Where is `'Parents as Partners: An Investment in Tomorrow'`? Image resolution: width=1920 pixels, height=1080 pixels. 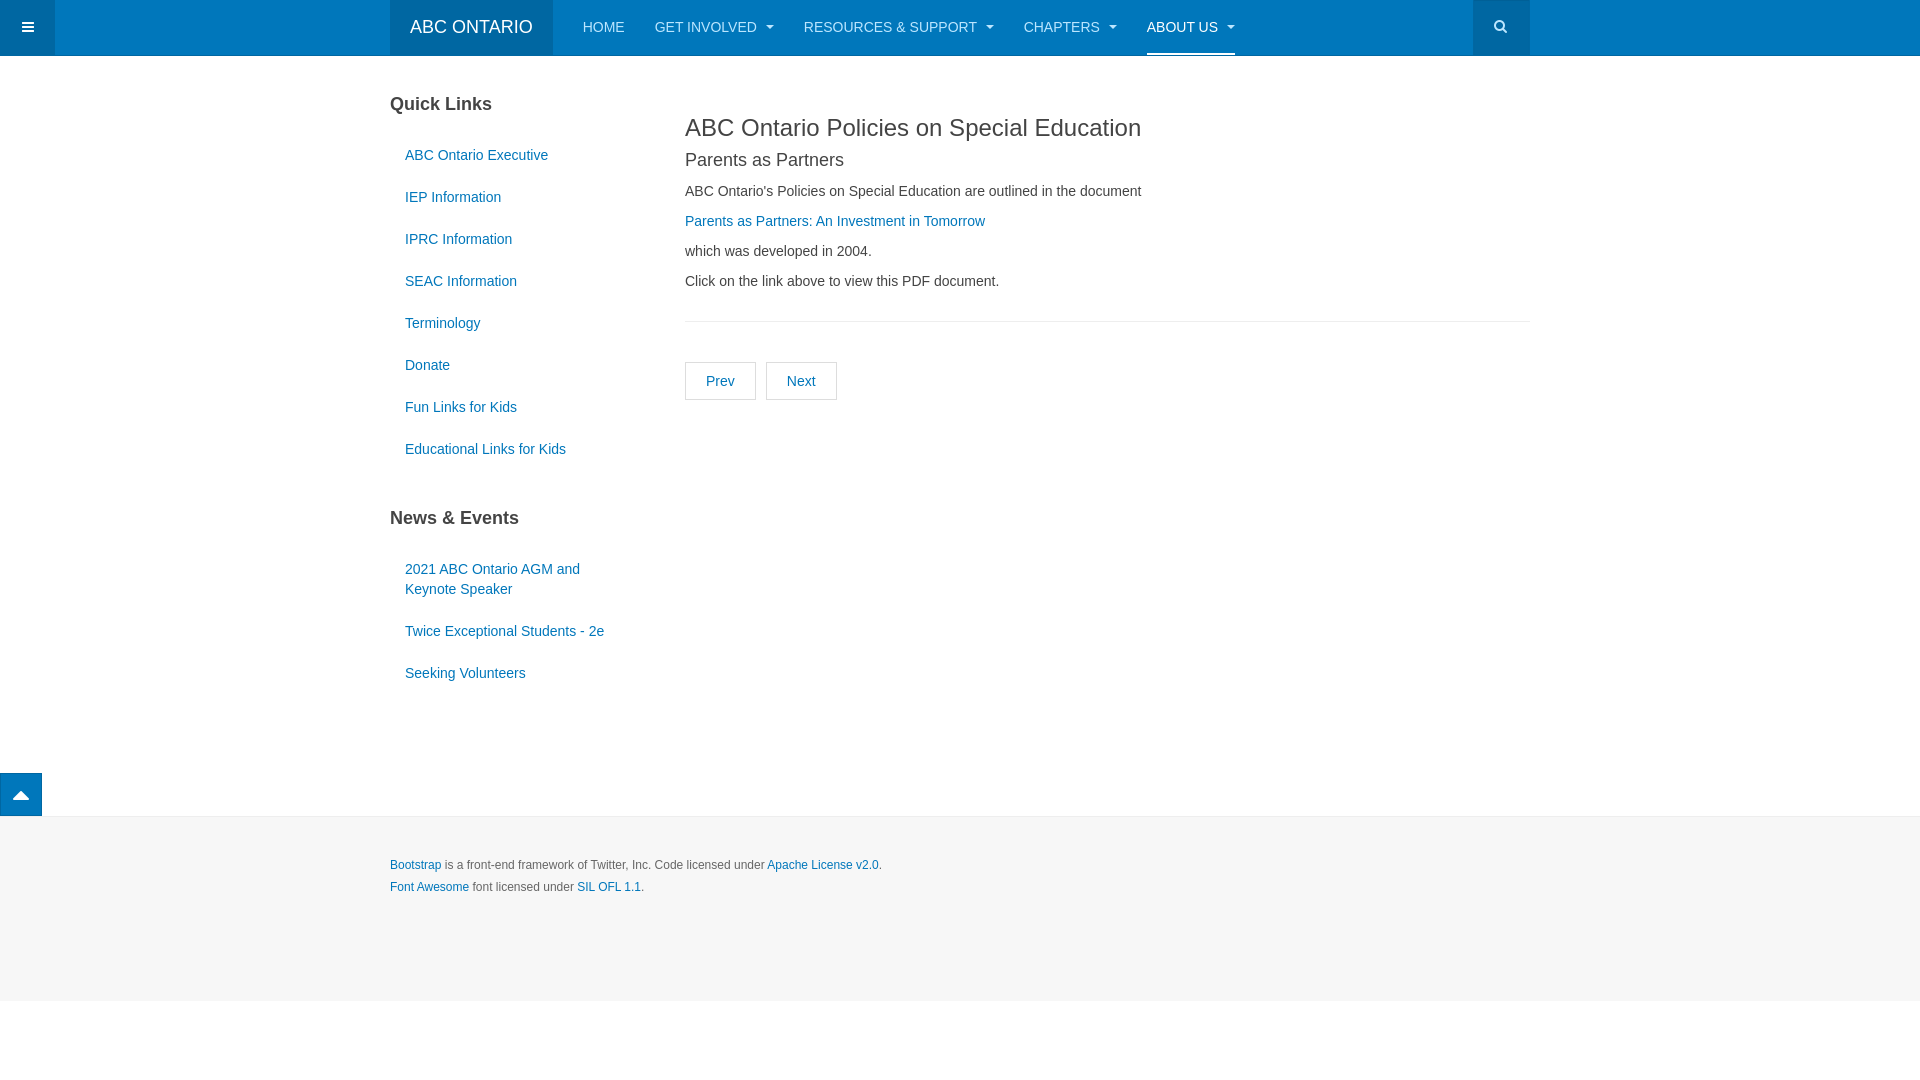 'Parents as Partners: An Investment in Tomorrow' is located at coordinates (835, 220).